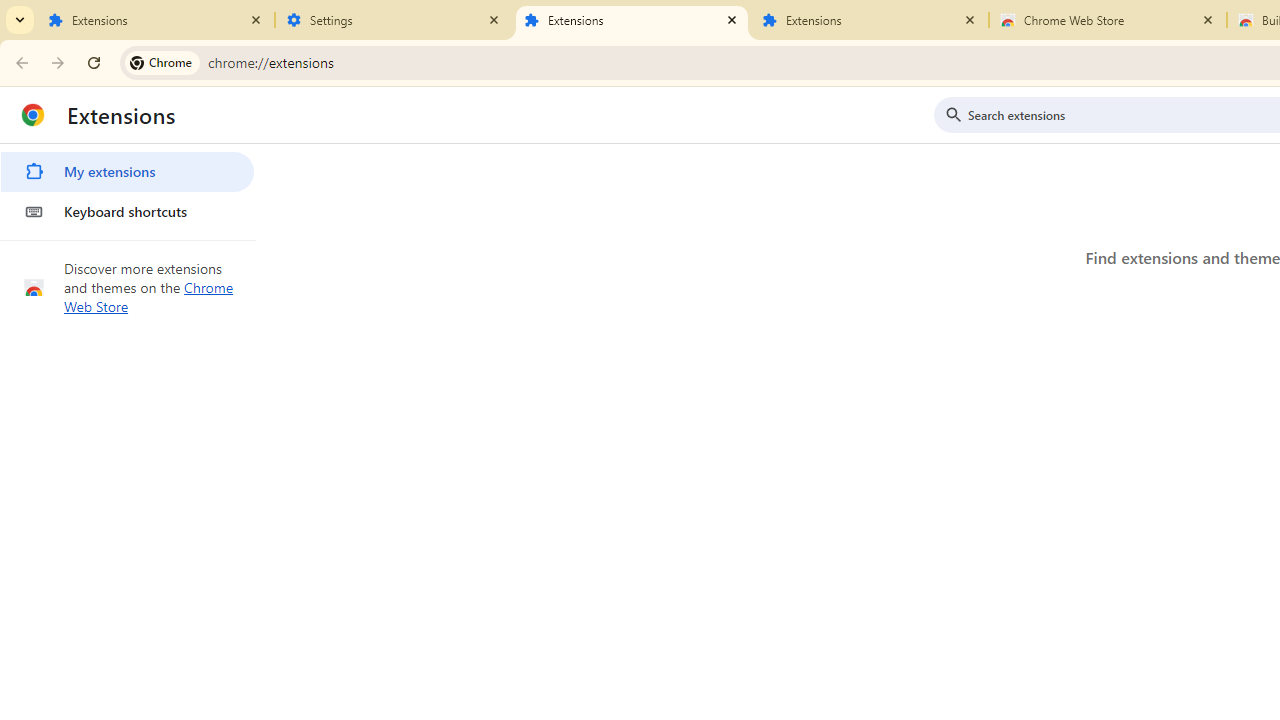 The height and width of the screenshot is (720, 1280). I want to click on 'My extensions', so click(126, 171).